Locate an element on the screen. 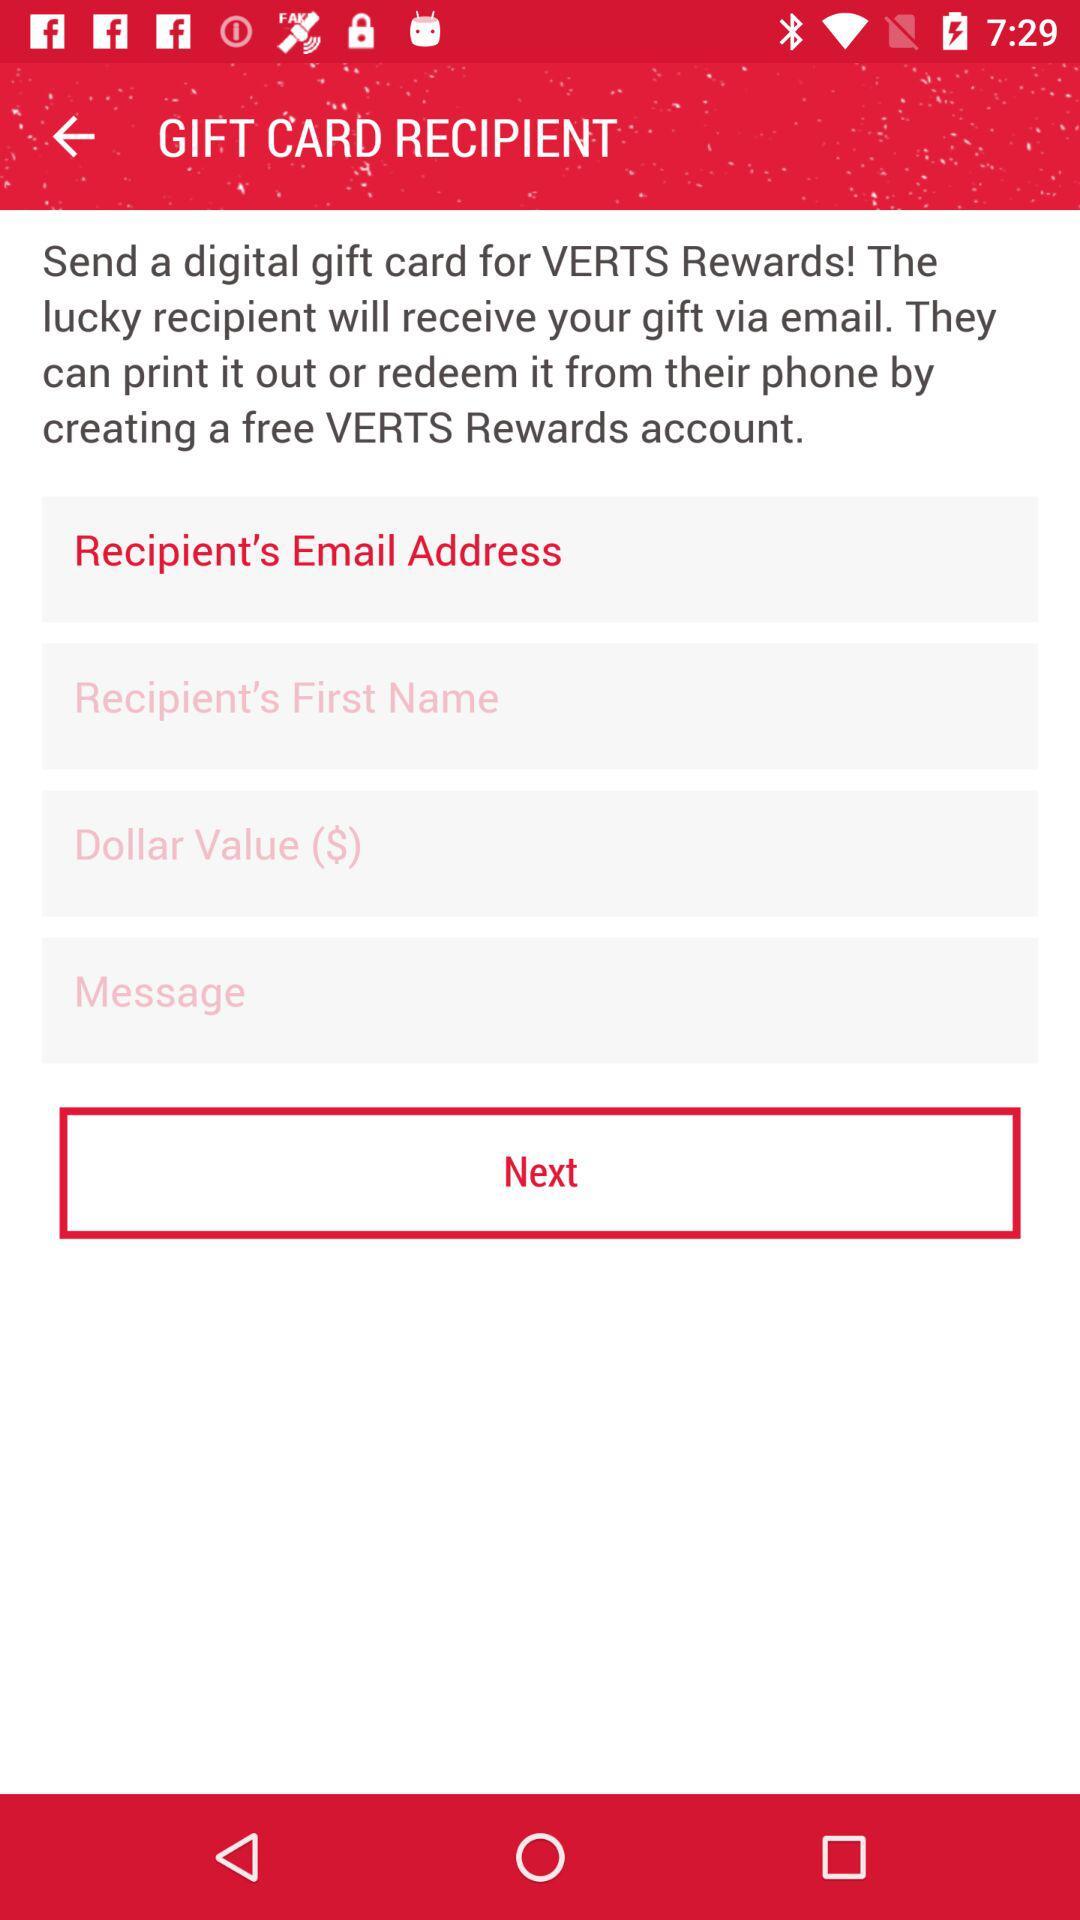 Image resolution: width=1080 pixels, height=1920 pixels. the next item is located at coordinates (540, 1172).